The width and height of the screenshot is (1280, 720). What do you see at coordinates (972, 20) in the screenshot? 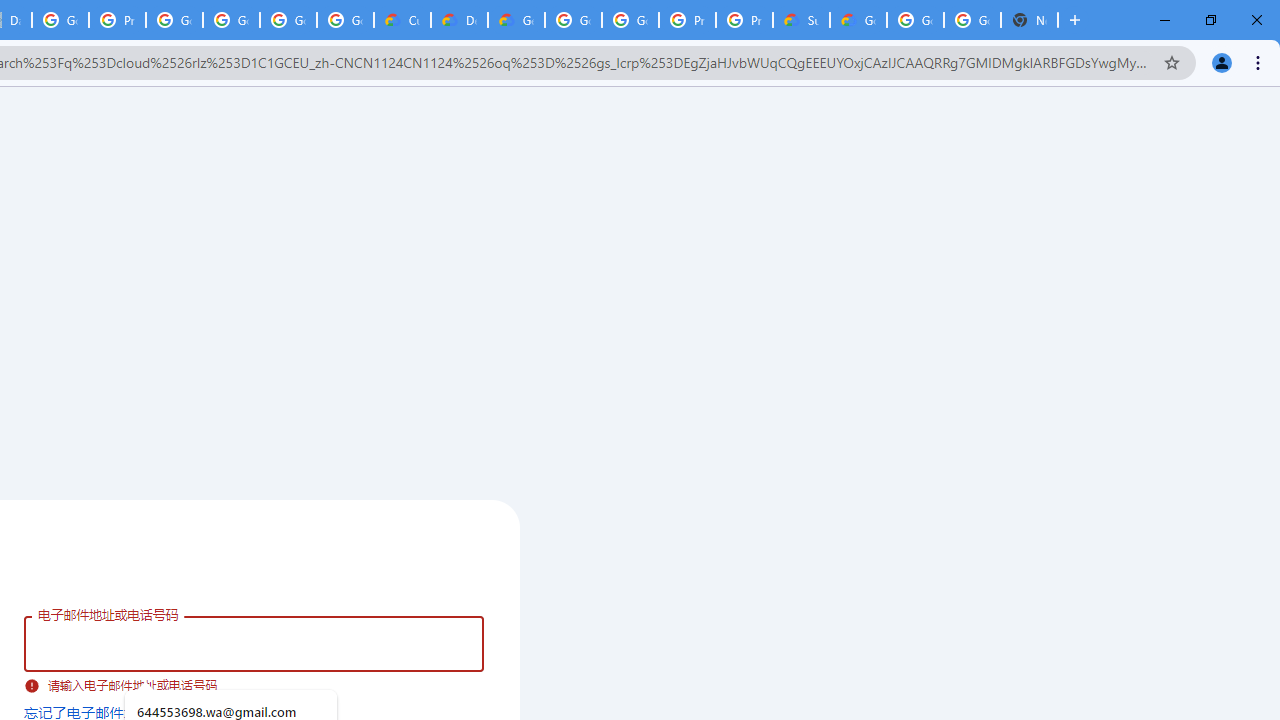
I see `'Google Cloud Platform'` at bounding box center [972, 20].